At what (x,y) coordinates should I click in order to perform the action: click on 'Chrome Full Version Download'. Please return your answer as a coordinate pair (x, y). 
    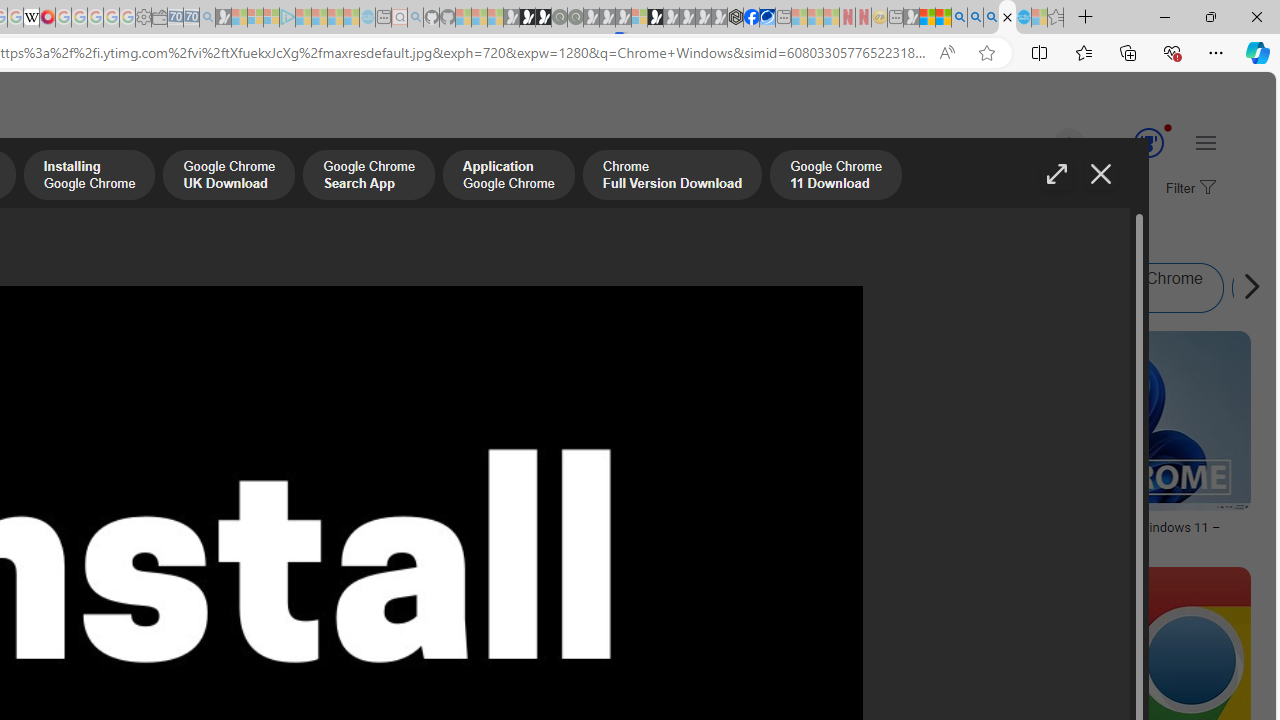
    Looking at the image, I should click on (672, 176).